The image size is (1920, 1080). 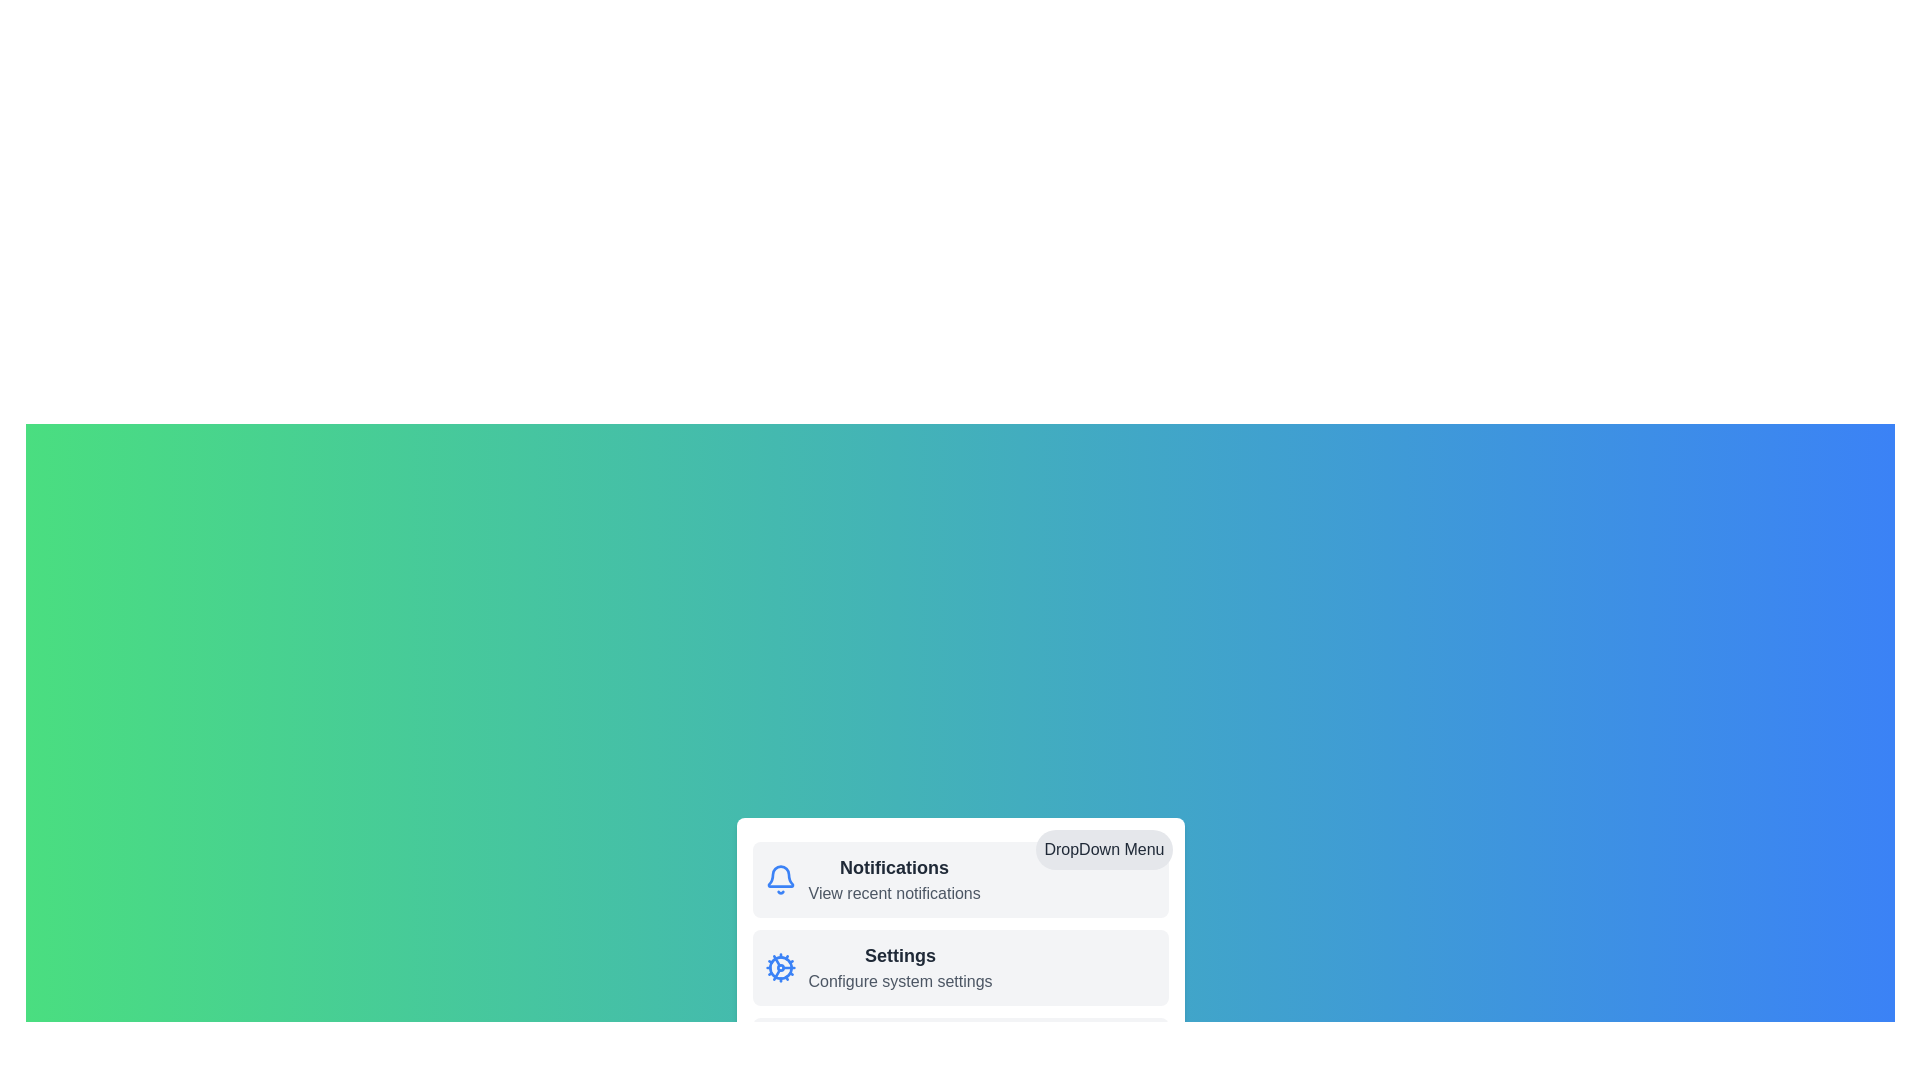 I want to click on the Settings menu item, so click(x=899, y=955).